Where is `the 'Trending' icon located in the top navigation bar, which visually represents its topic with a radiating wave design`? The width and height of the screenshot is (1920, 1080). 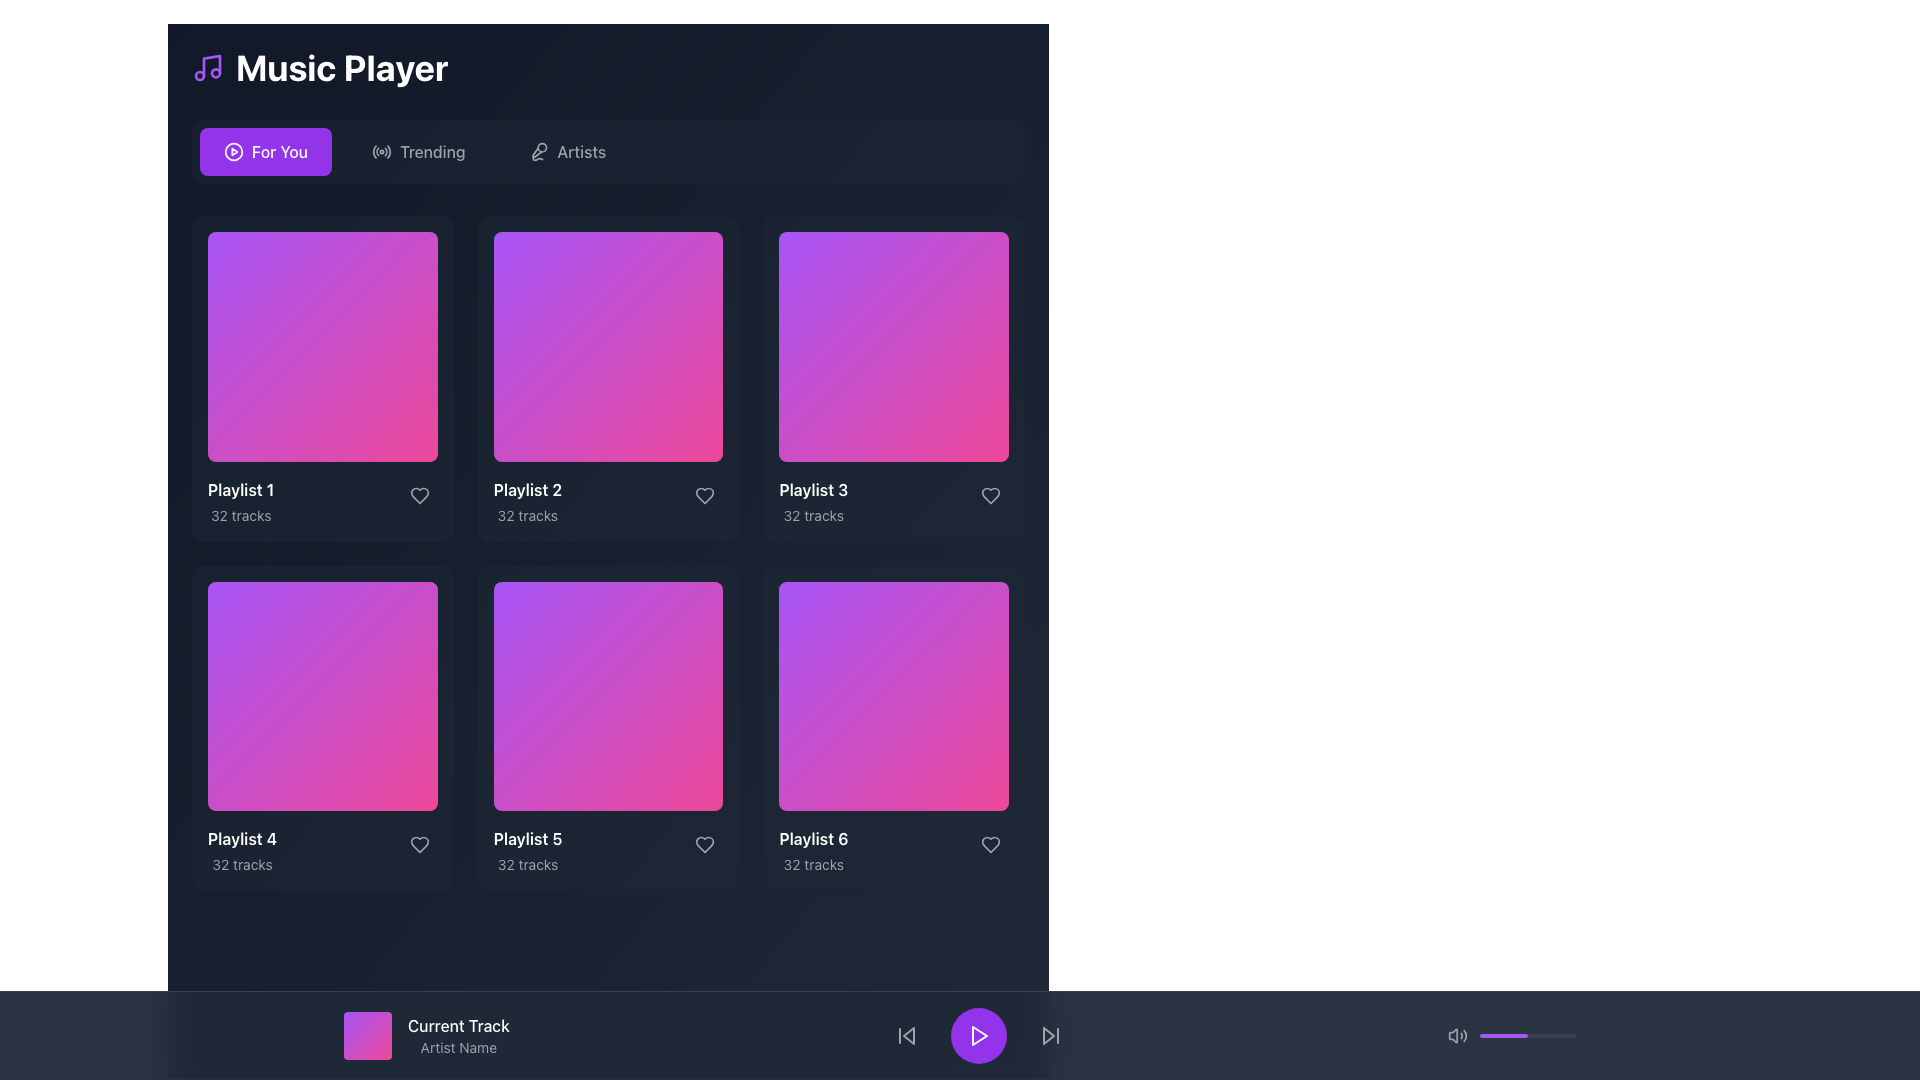
the 'Trending' icon located in the top navigation bar, which visually represents its topic with a radiating wave design is located at coordinates (382, 150).